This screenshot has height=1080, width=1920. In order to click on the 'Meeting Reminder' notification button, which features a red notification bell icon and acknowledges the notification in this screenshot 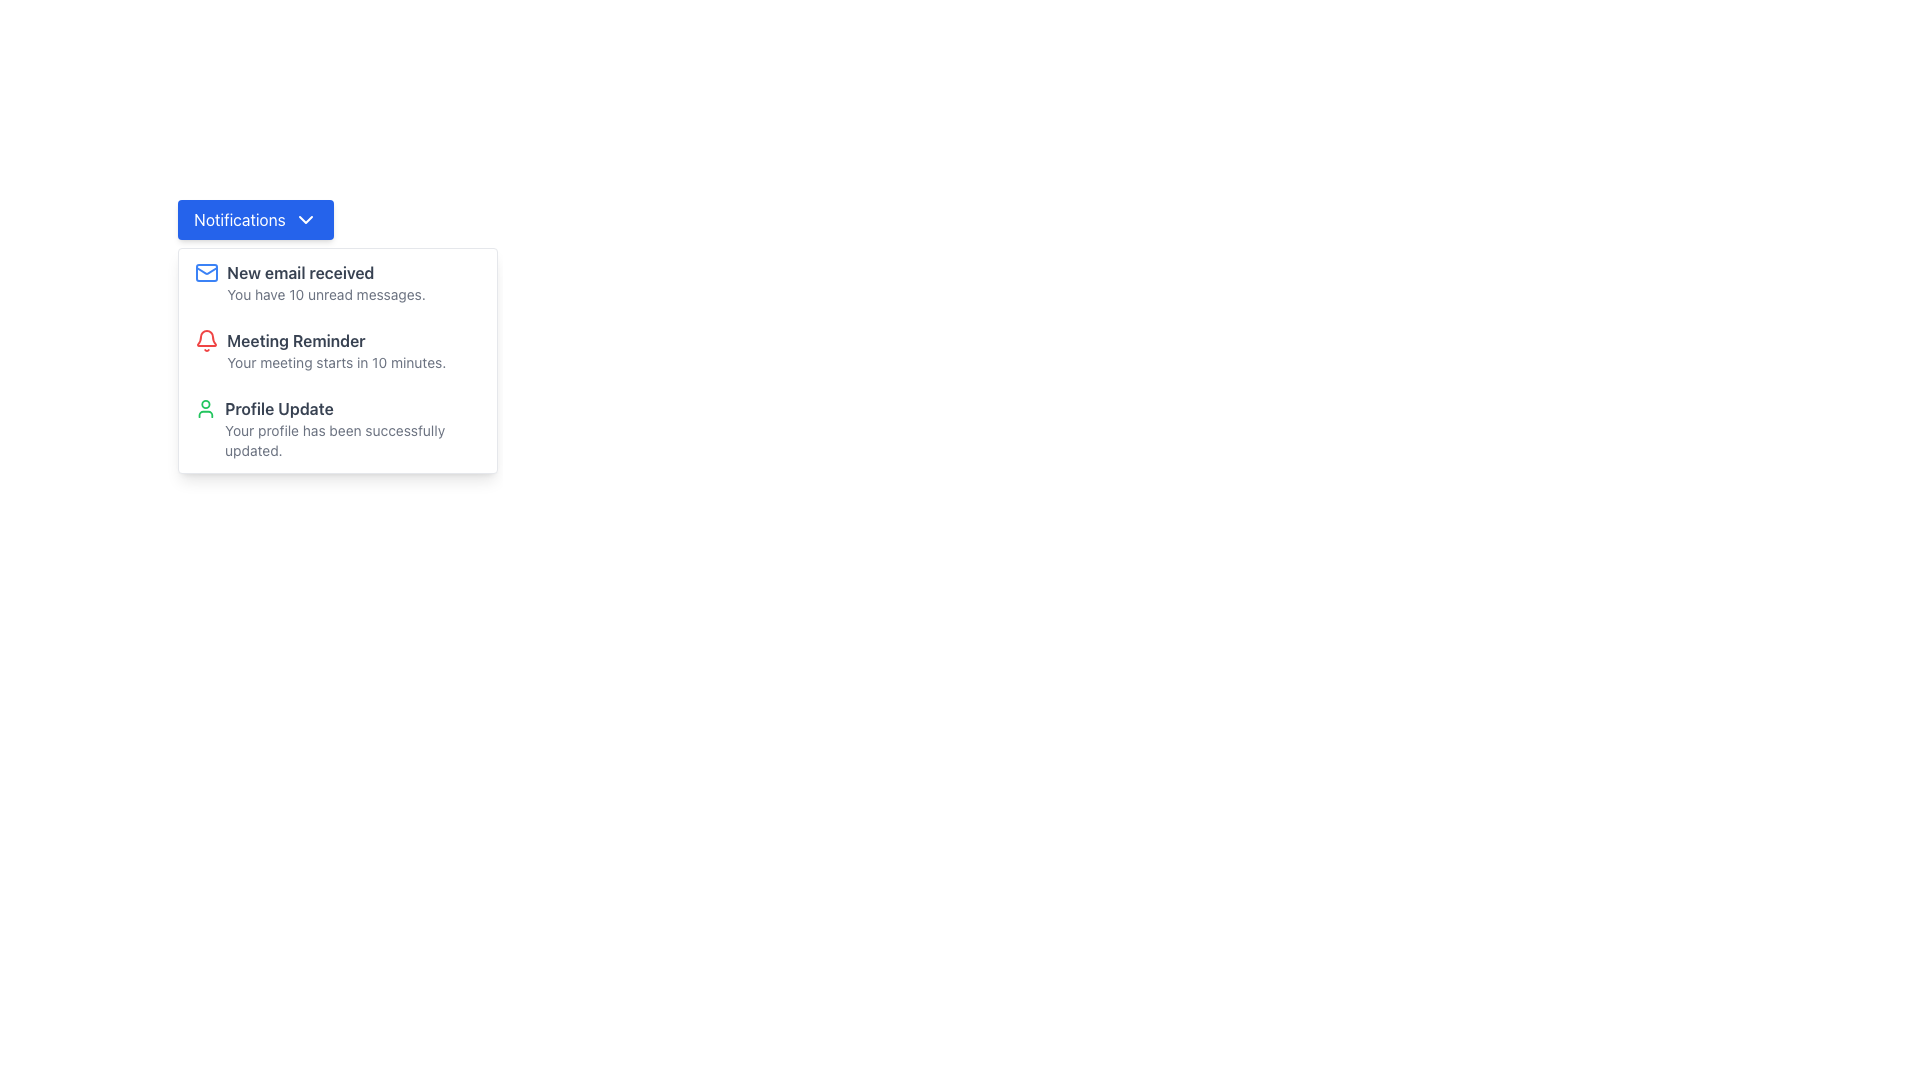, I will do `click(338, 350)`.